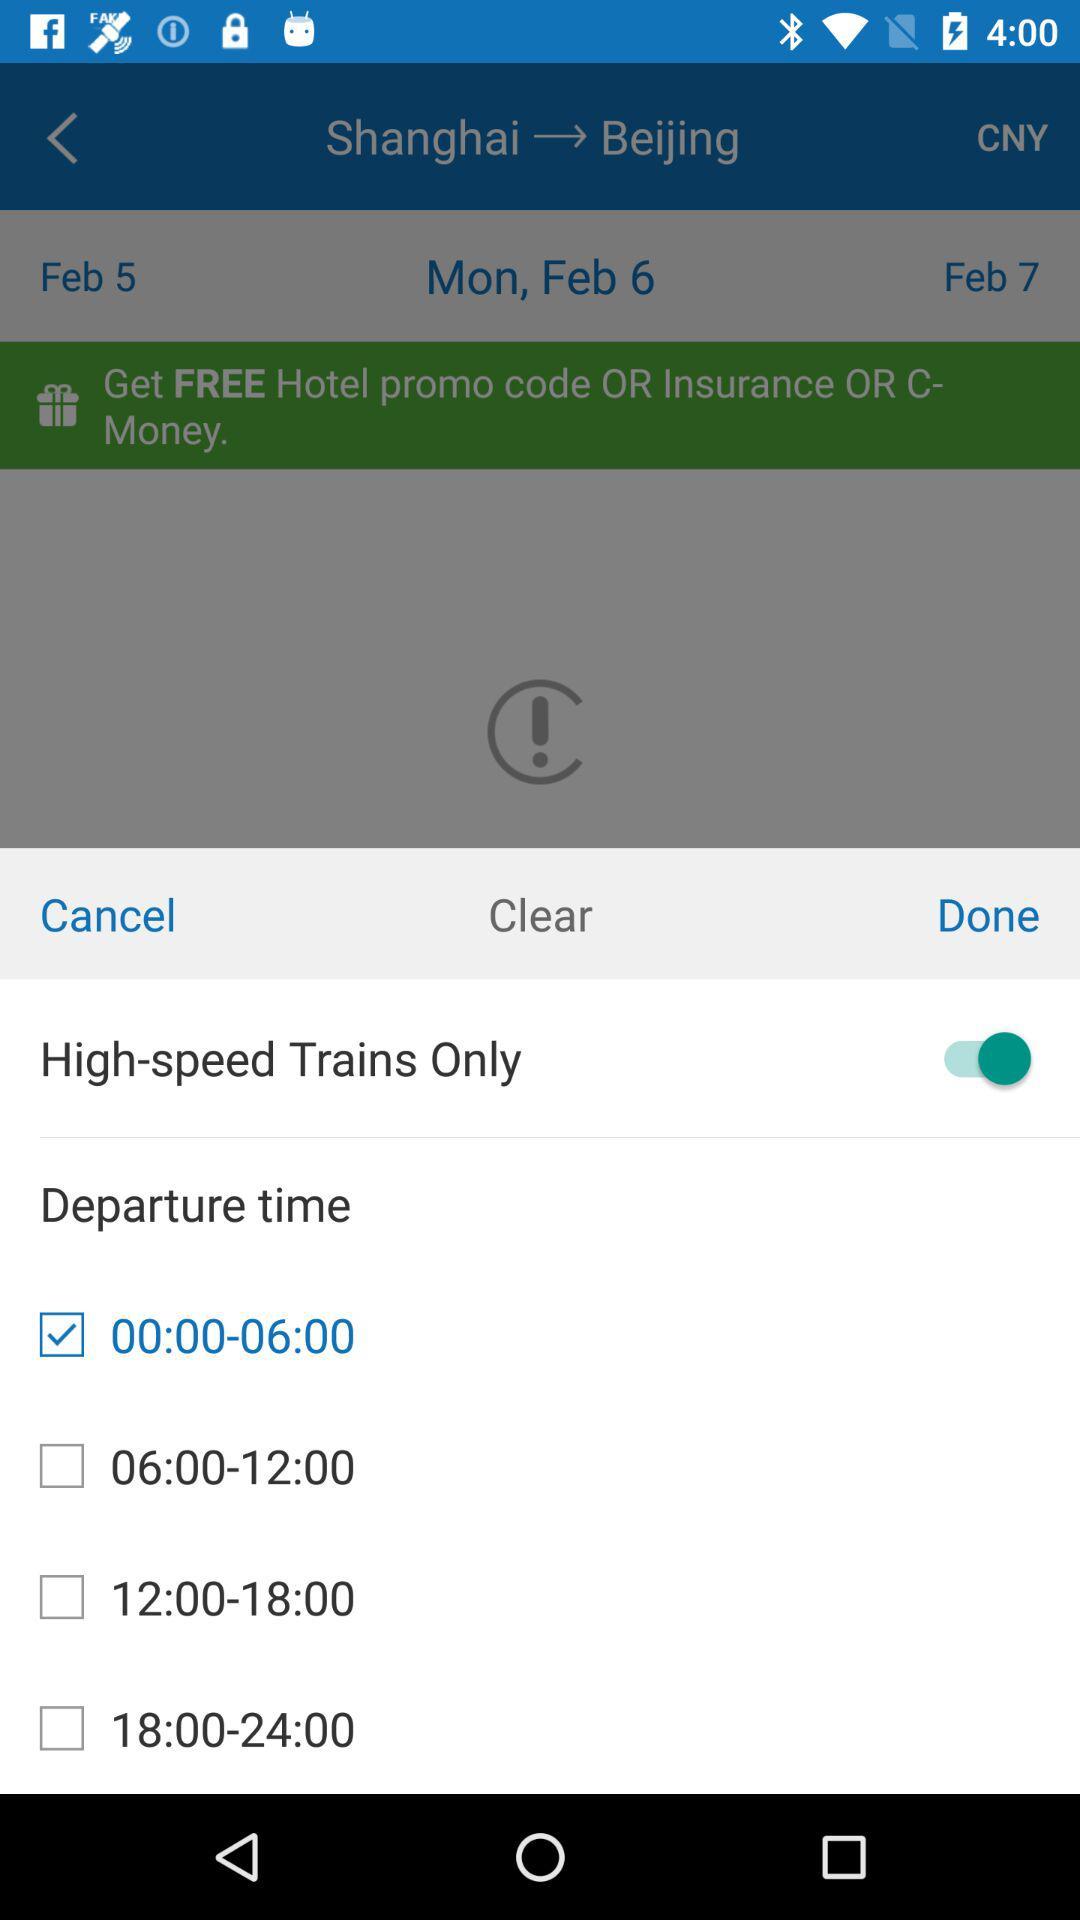 The height and width of the screenshot is (1920, 1080). Describe the element at coordinates (898, 912) in the screenshot. I see `the icon to the right of the clear` at that location.